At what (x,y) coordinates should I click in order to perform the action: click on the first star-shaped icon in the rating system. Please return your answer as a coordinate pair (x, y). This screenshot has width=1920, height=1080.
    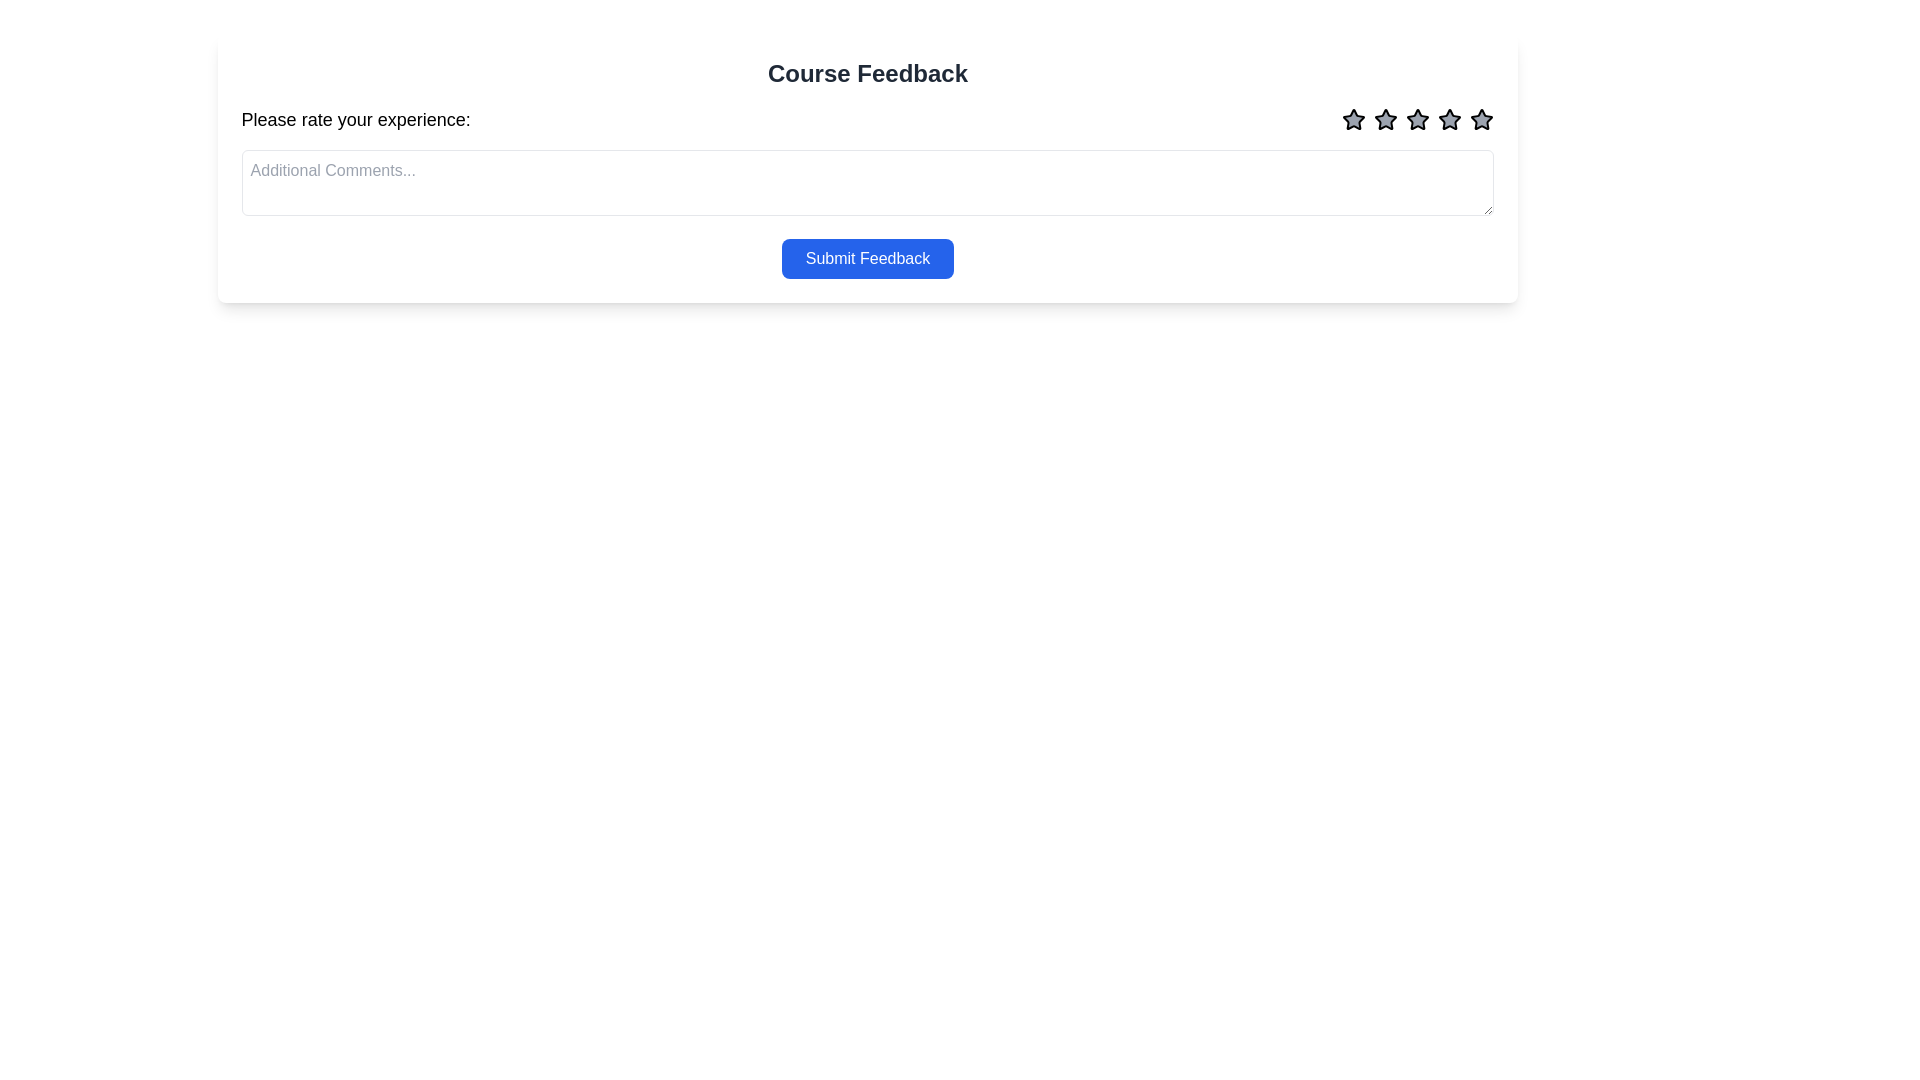
    Looking at the image, I should click on (1354, 119).